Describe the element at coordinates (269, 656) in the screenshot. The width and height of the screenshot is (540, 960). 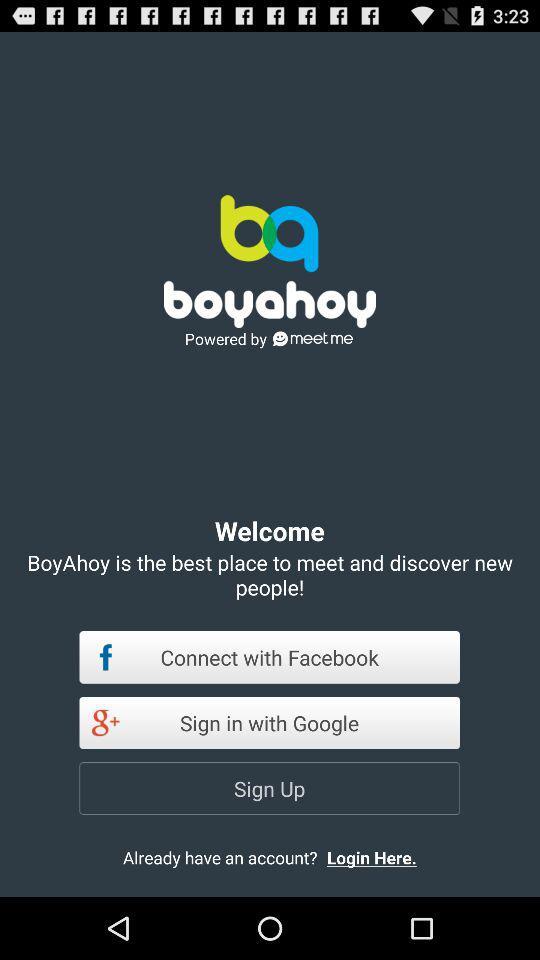
I see `the icon below boyahoy is the app` at that location.